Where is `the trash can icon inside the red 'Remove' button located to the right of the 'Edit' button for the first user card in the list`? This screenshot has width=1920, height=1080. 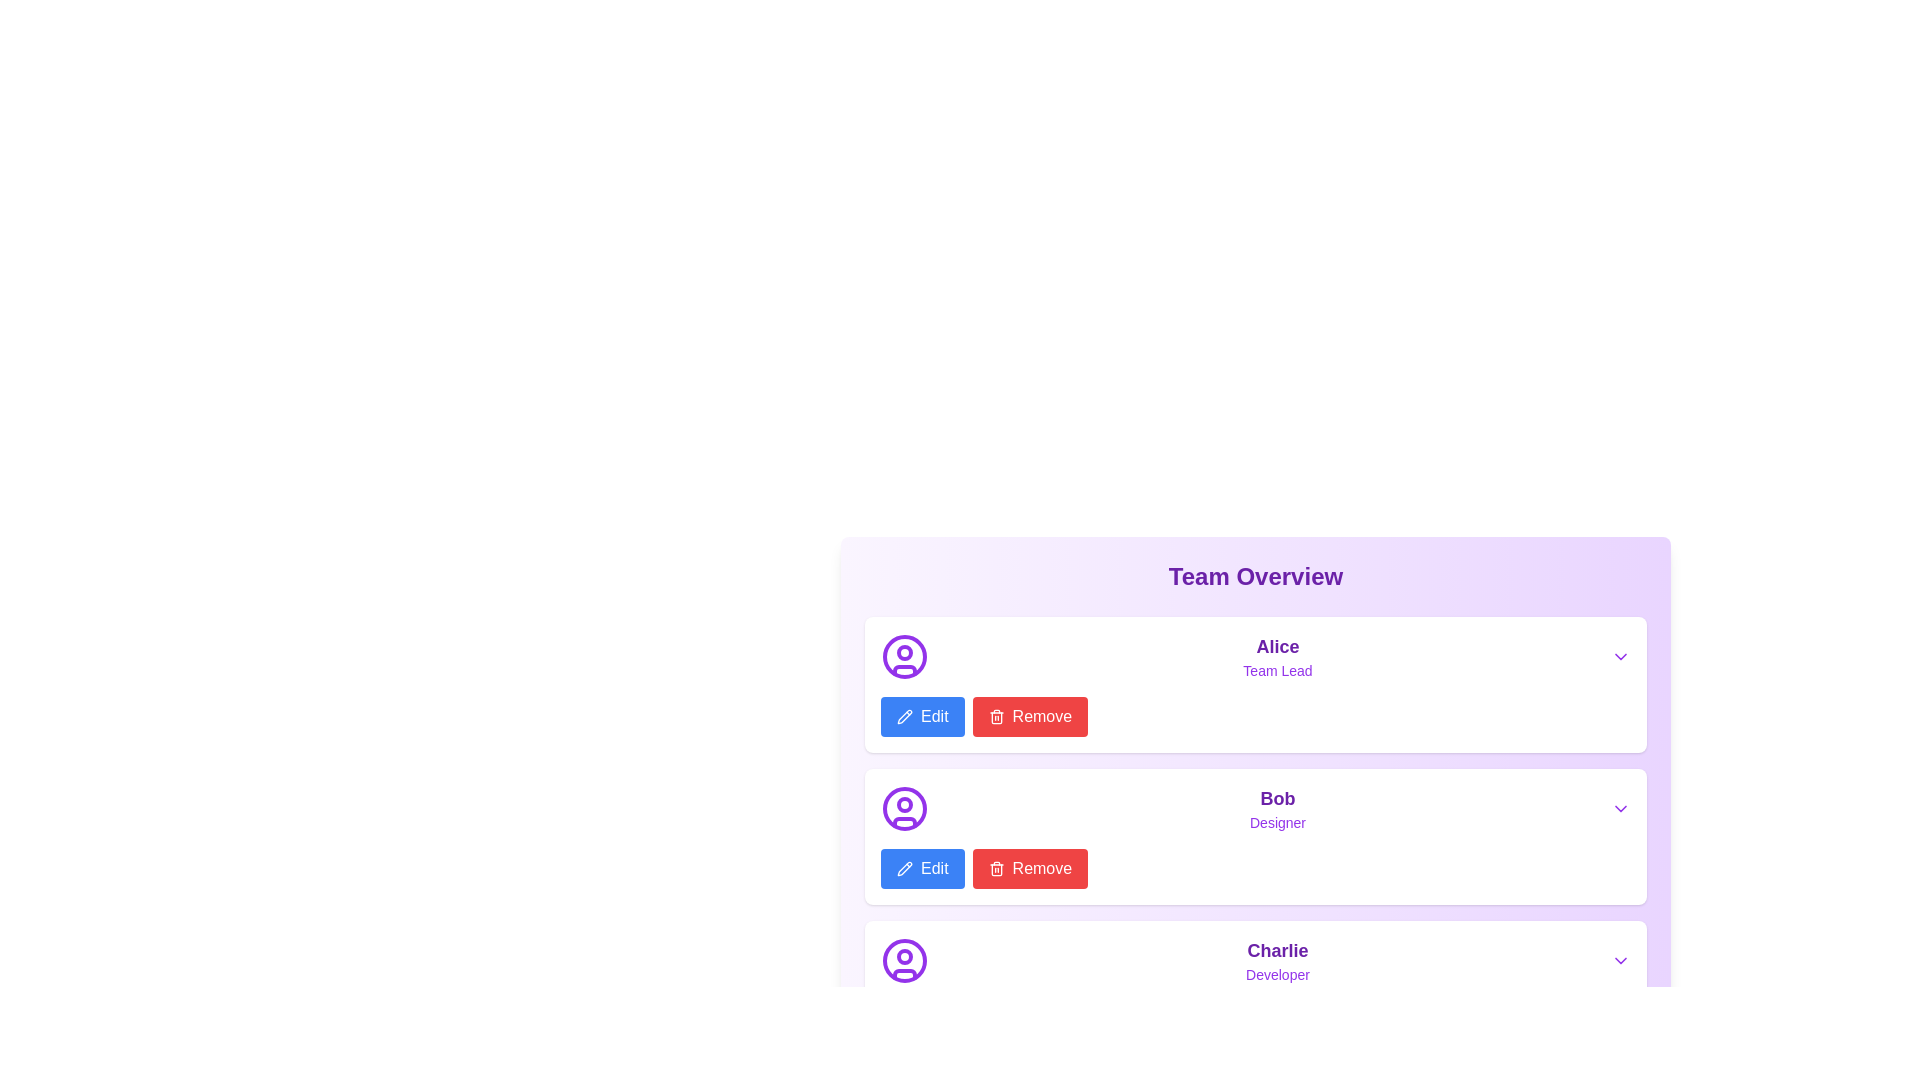
the trash can icon inside the red 'Remove' button located to the right of the 'Edit' button for the first user card in the list is located at coordinates (996, 716).